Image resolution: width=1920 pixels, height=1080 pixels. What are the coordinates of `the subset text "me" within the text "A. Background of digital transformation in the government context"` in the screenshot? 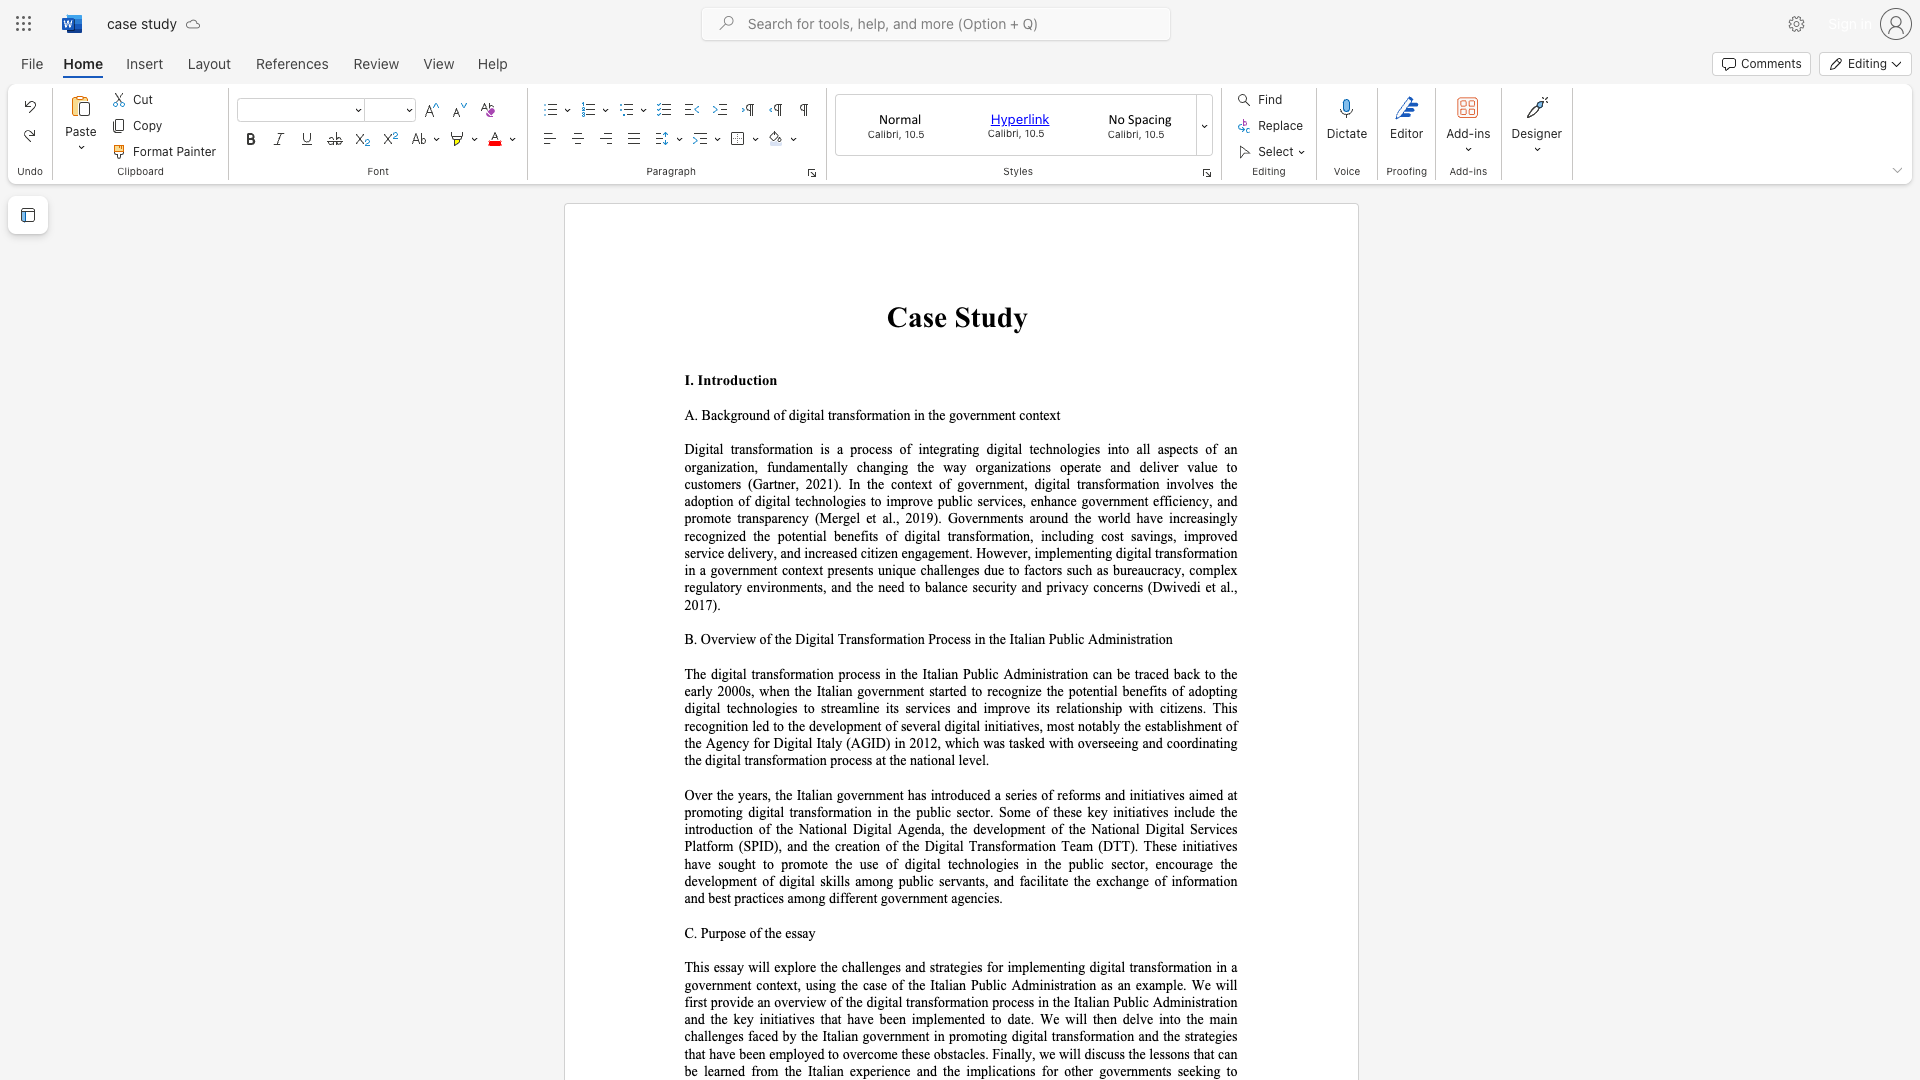 It's located at (987, 414).